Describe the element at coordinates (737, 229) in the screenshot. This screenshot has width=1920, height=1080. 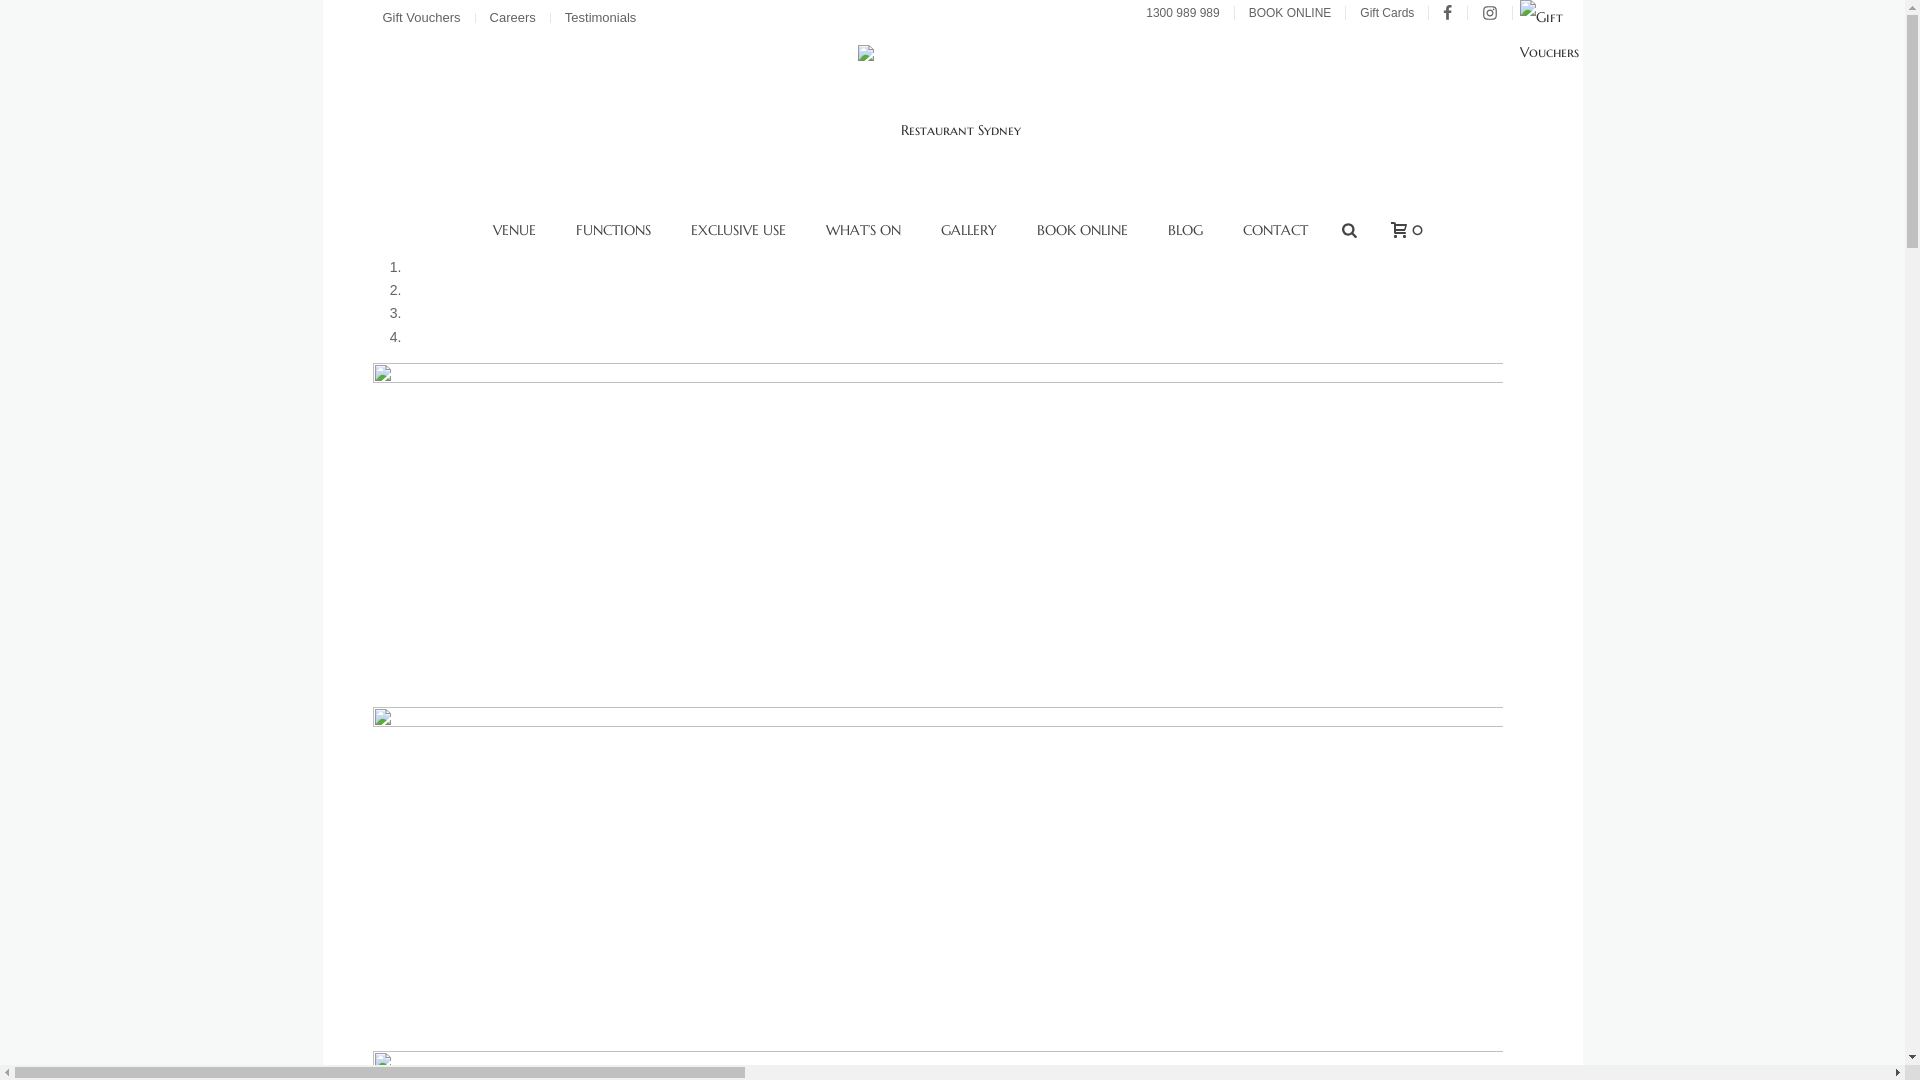
I see `'EXCLUSIVE USE'` at that location.